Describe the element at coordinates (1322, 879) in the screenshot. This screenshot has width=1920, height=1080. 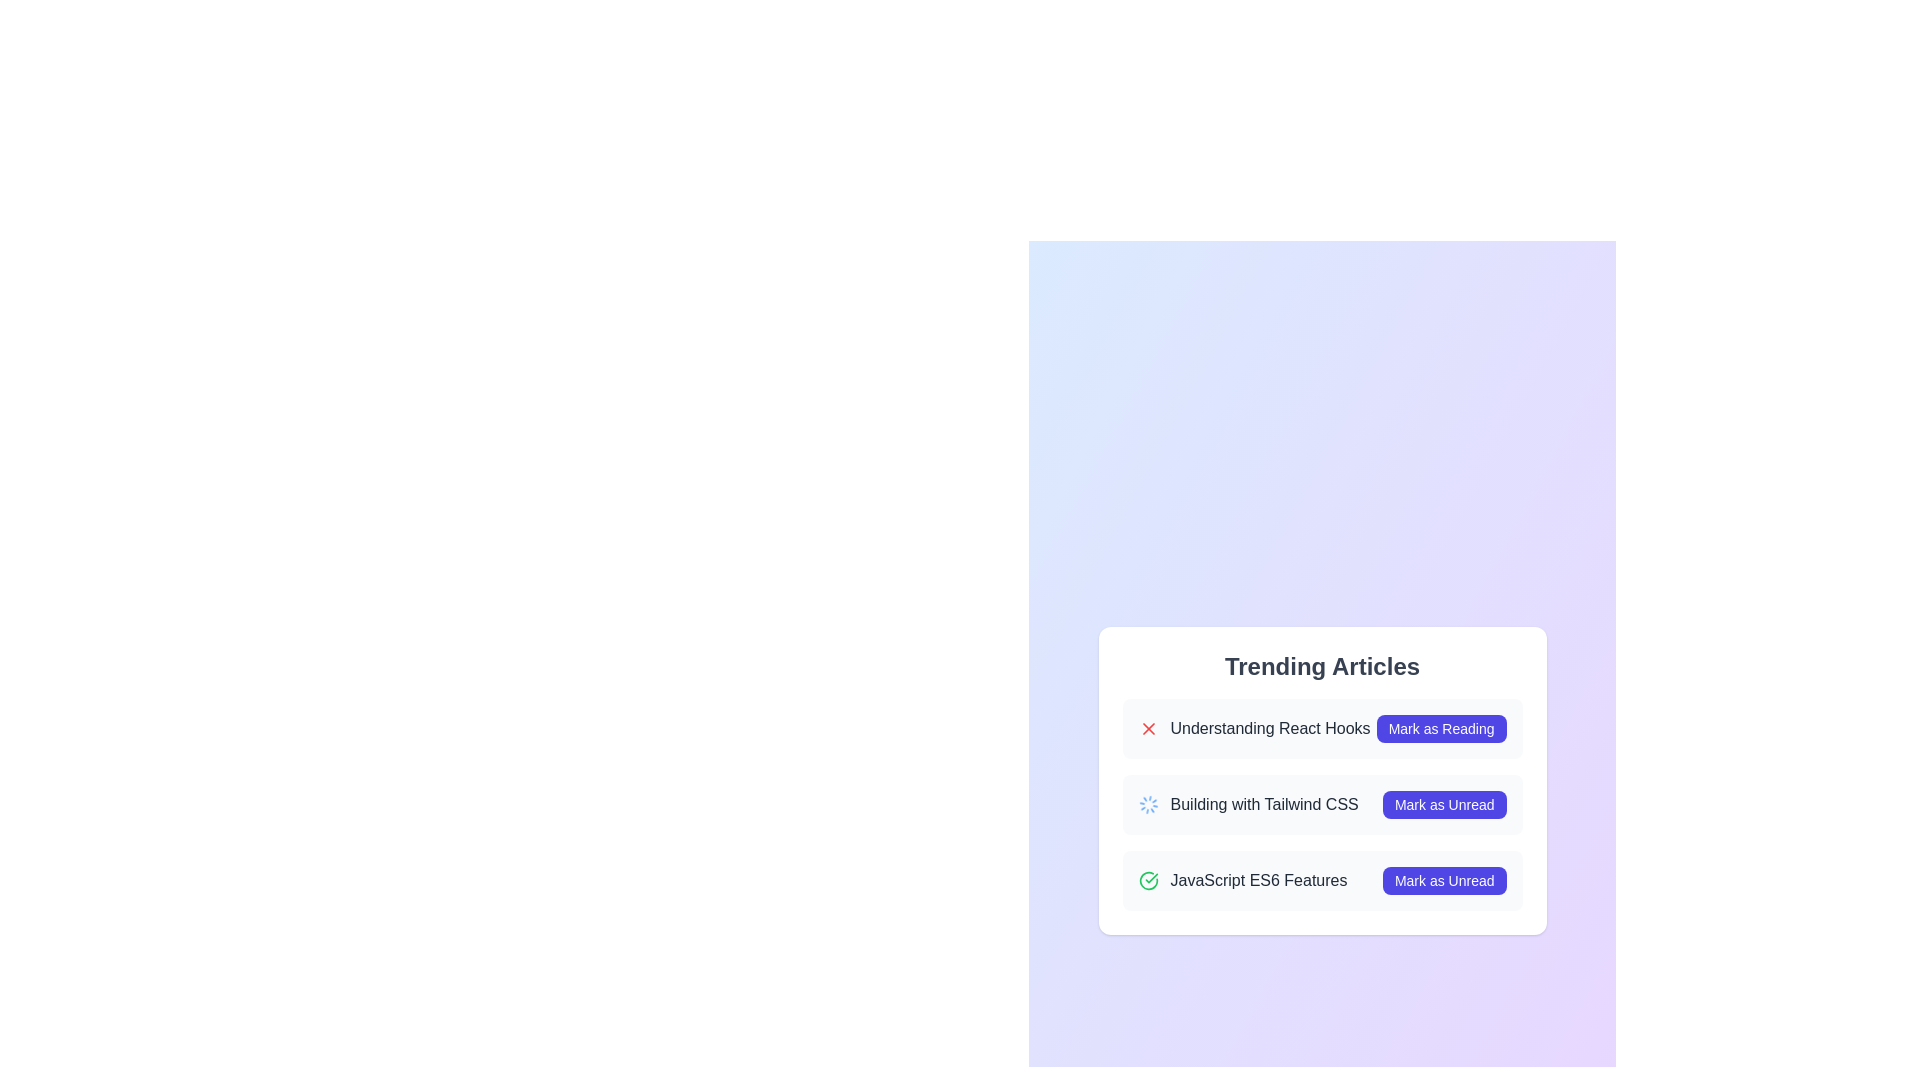
I see `the 'Mark as Unread' button on the composite UI component containing the item description 'JavaScript ES6 Features' in the 'Trending Articles' list` at that location.